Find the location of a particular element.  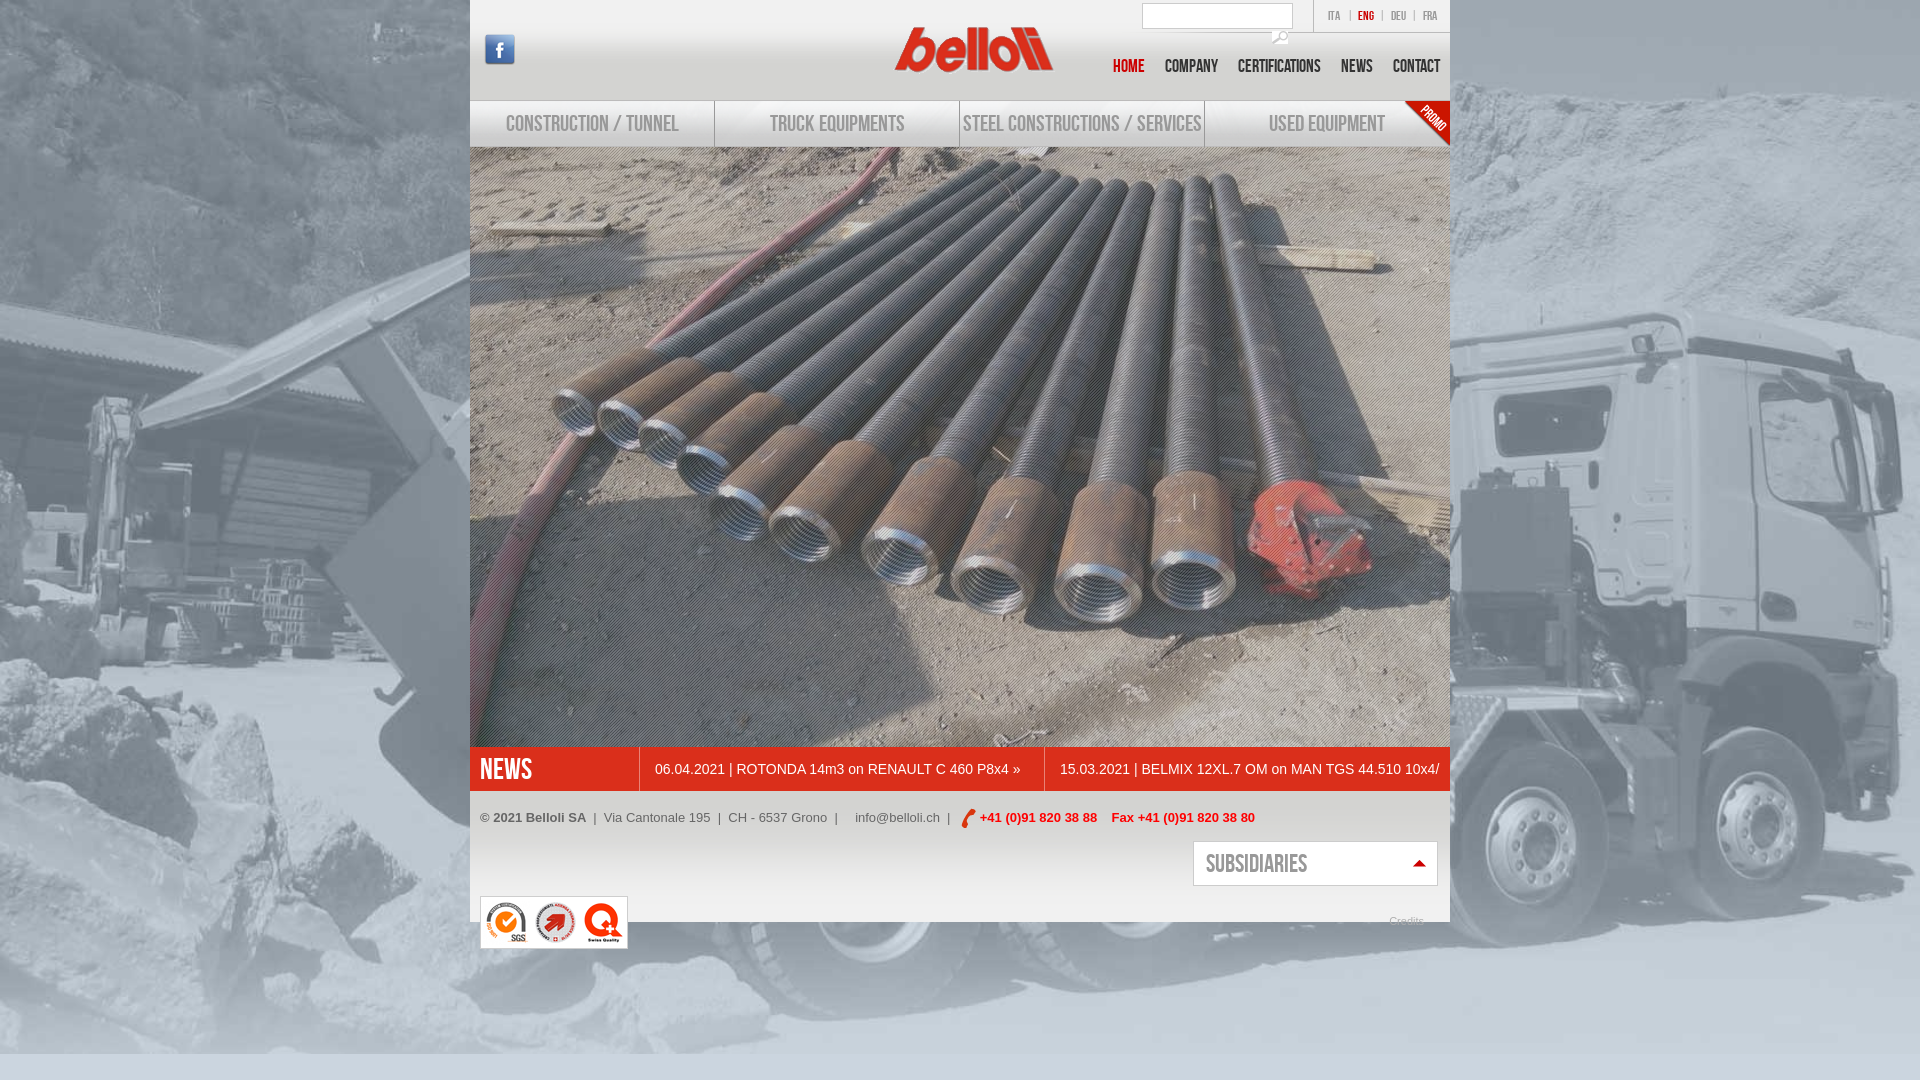

'ITA' is located at coordinates (1334, 15).